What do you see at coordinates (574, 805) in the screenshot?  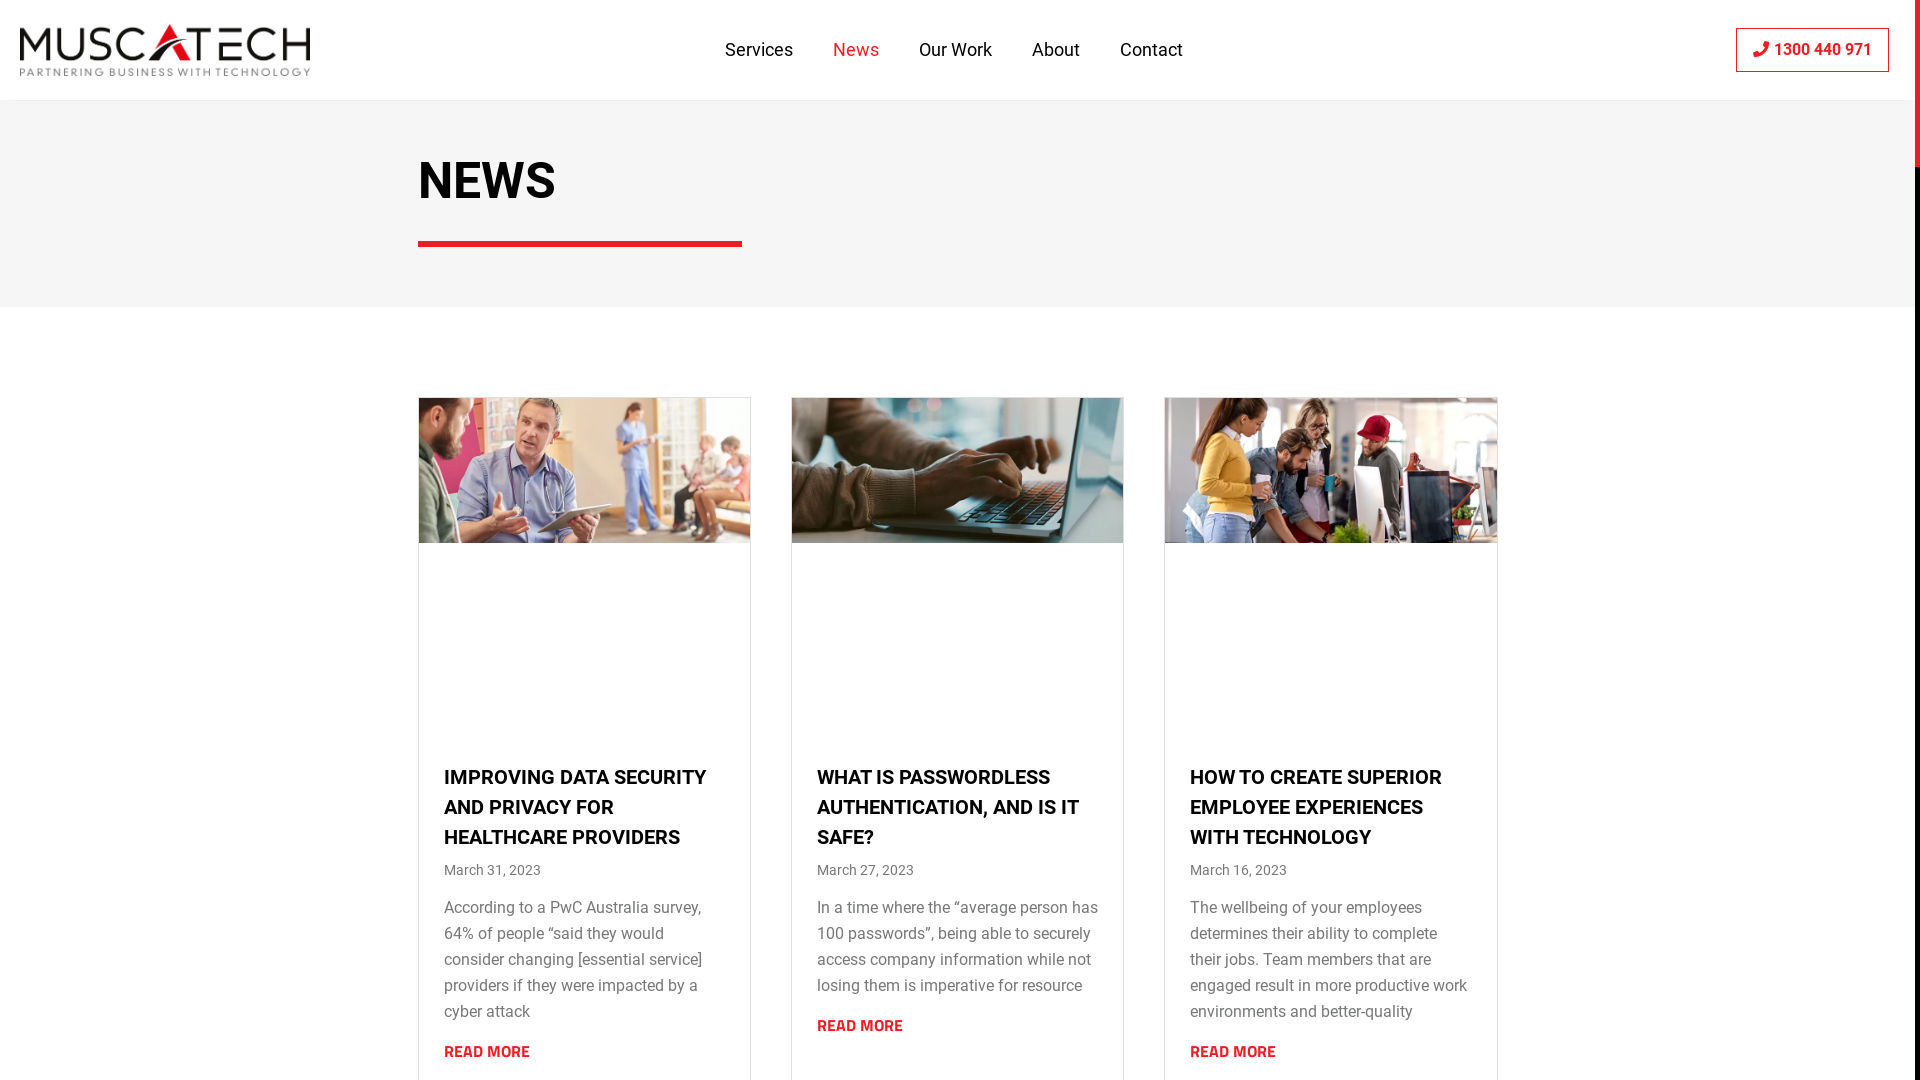 I see `'IMPROVING DATA SECURITY AND PRIVACY FOR HEALTHCARE PROVIDERS'` at bounding box center [574, 805].